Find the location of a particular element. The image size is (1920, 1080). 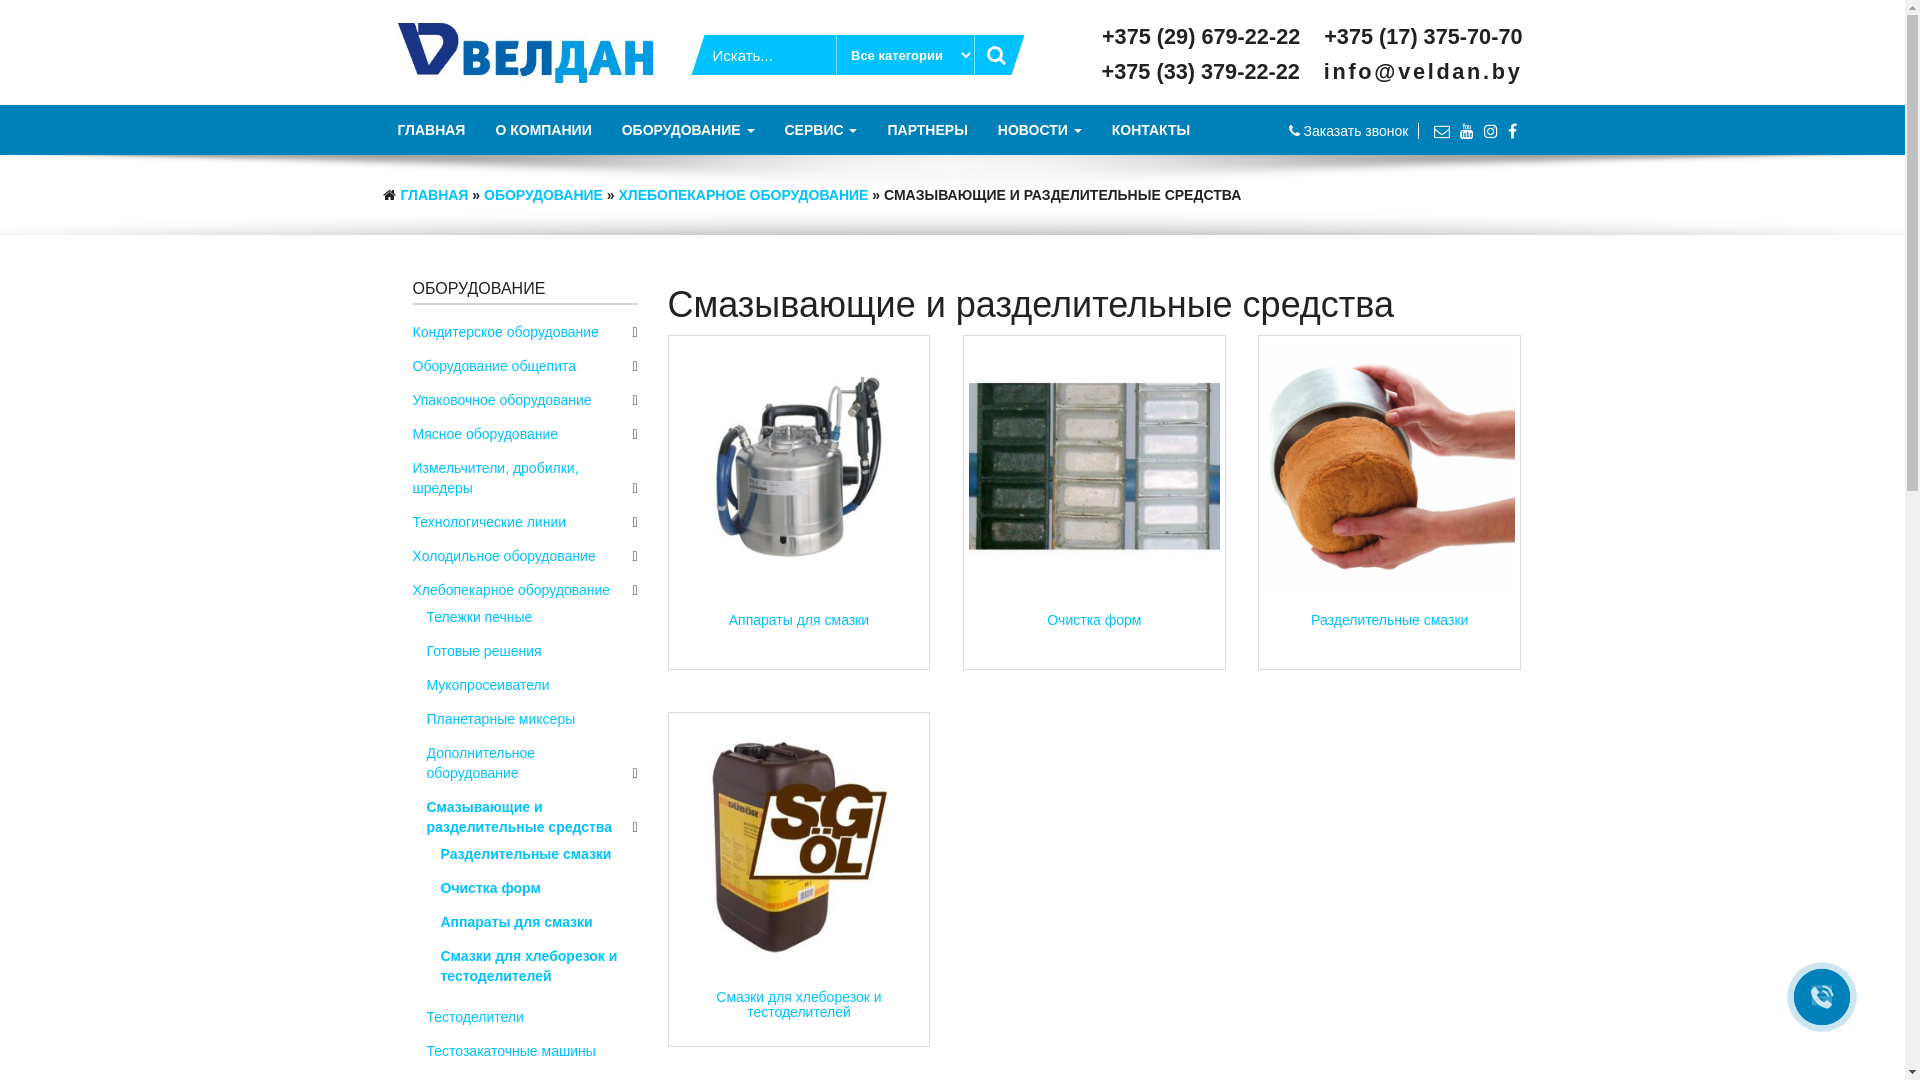

'info@veldan.by' is located at coordinates (1422, 70).